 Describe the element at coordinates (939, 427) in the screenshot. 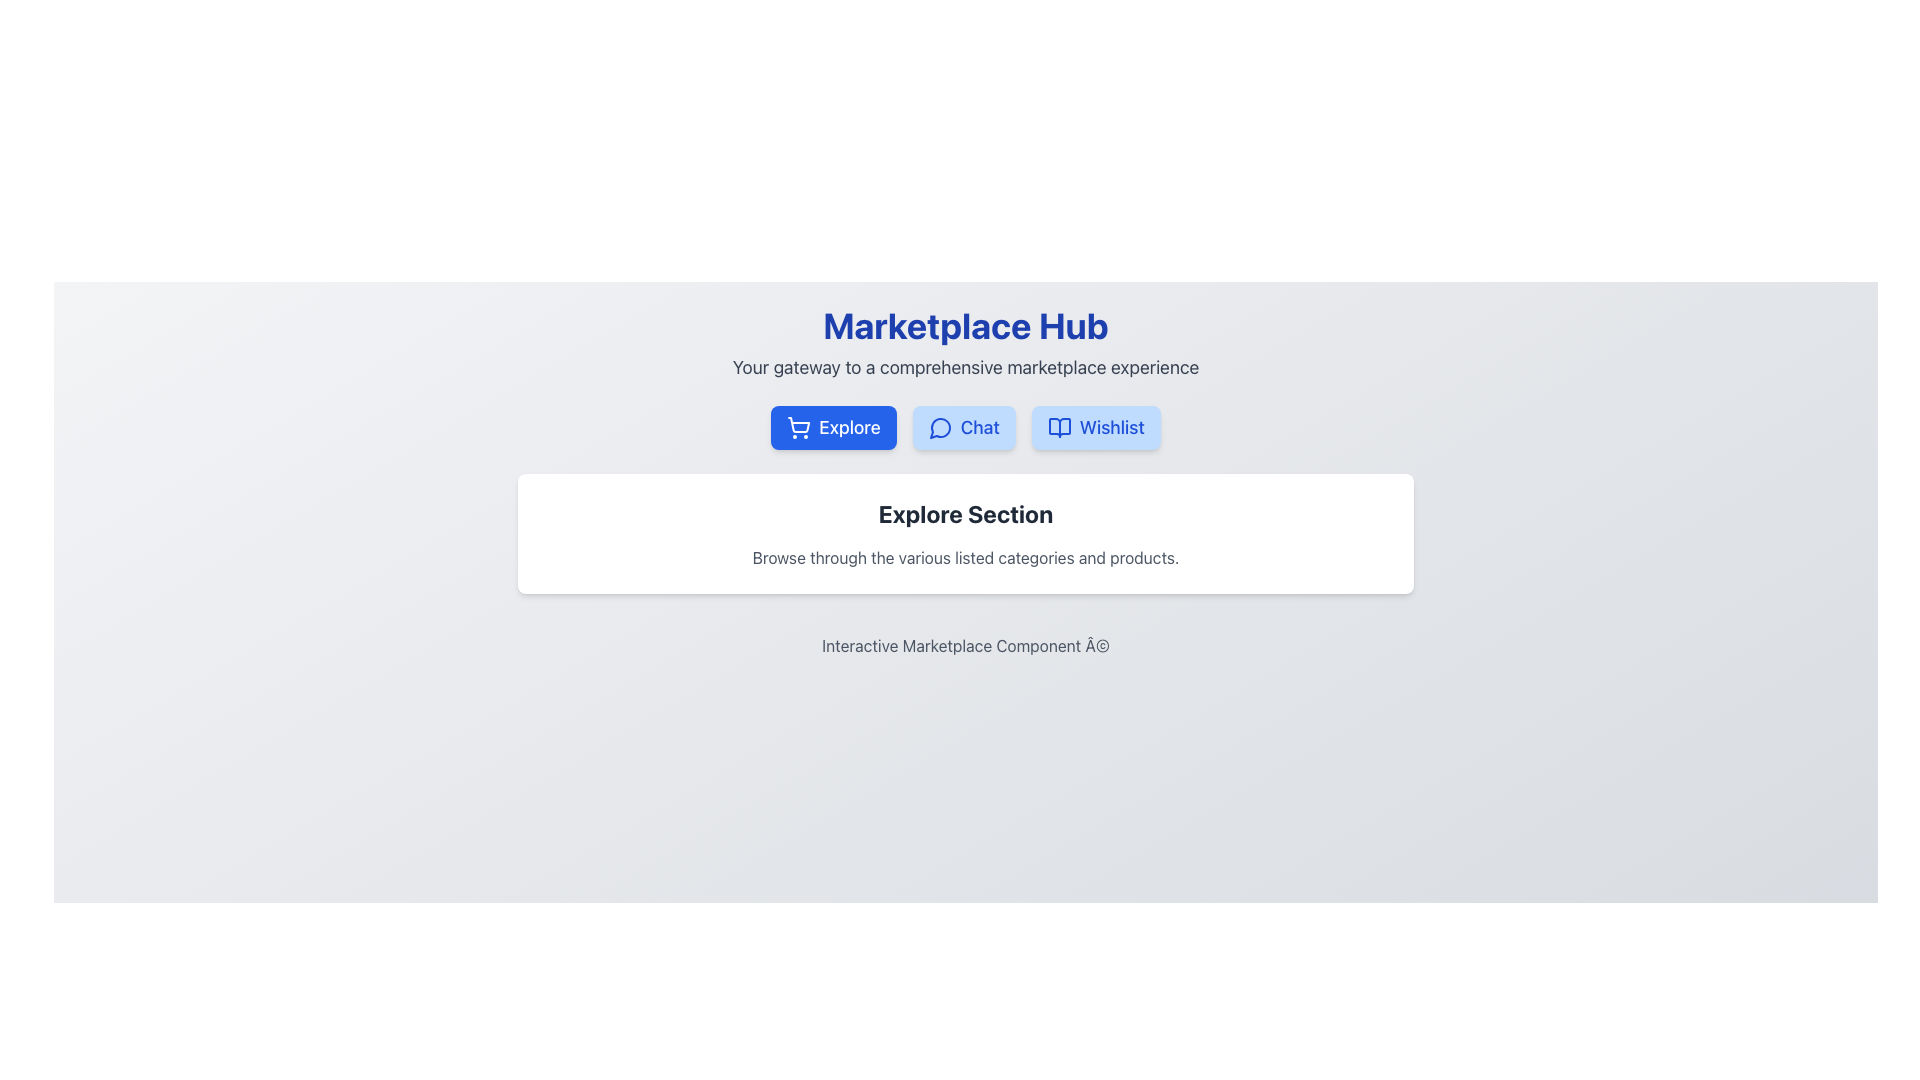

I see `the 'Chat' button icon in the middle of the navigation bar to initiate the chat interface` at that location.